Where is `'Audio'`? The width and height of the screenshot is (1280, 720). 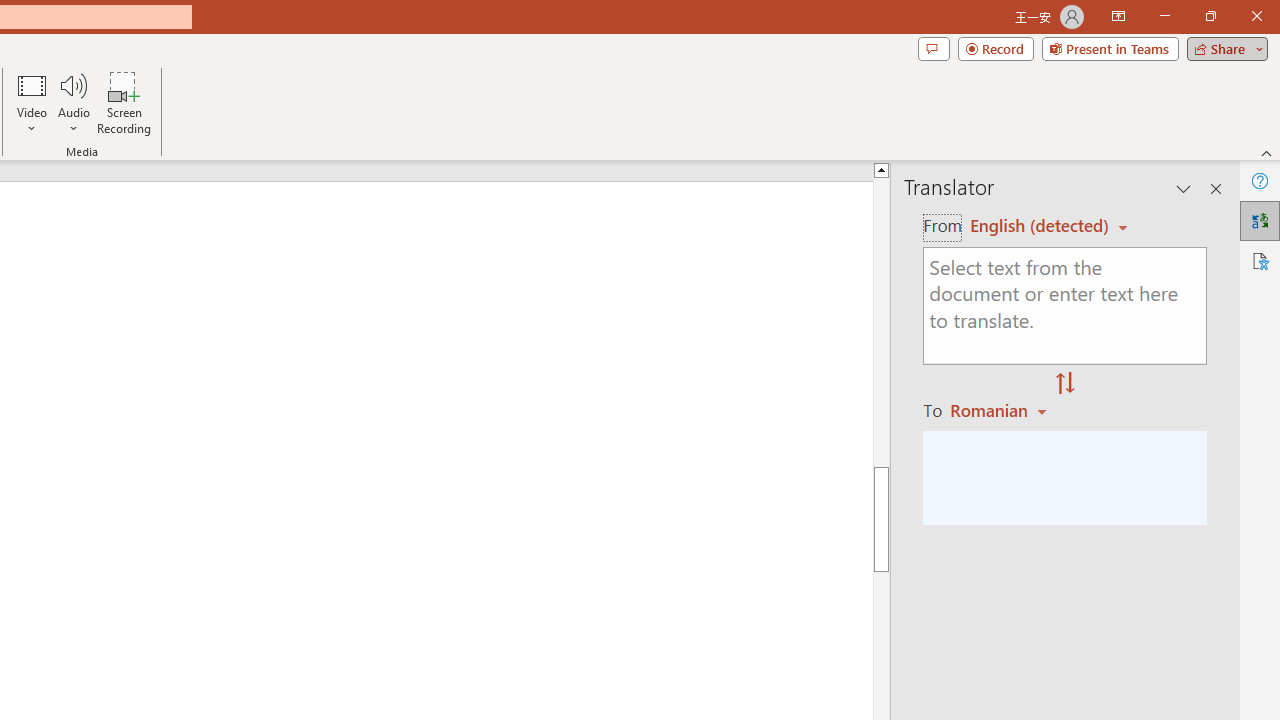 'Audio' is located at coordinates (73, 103).